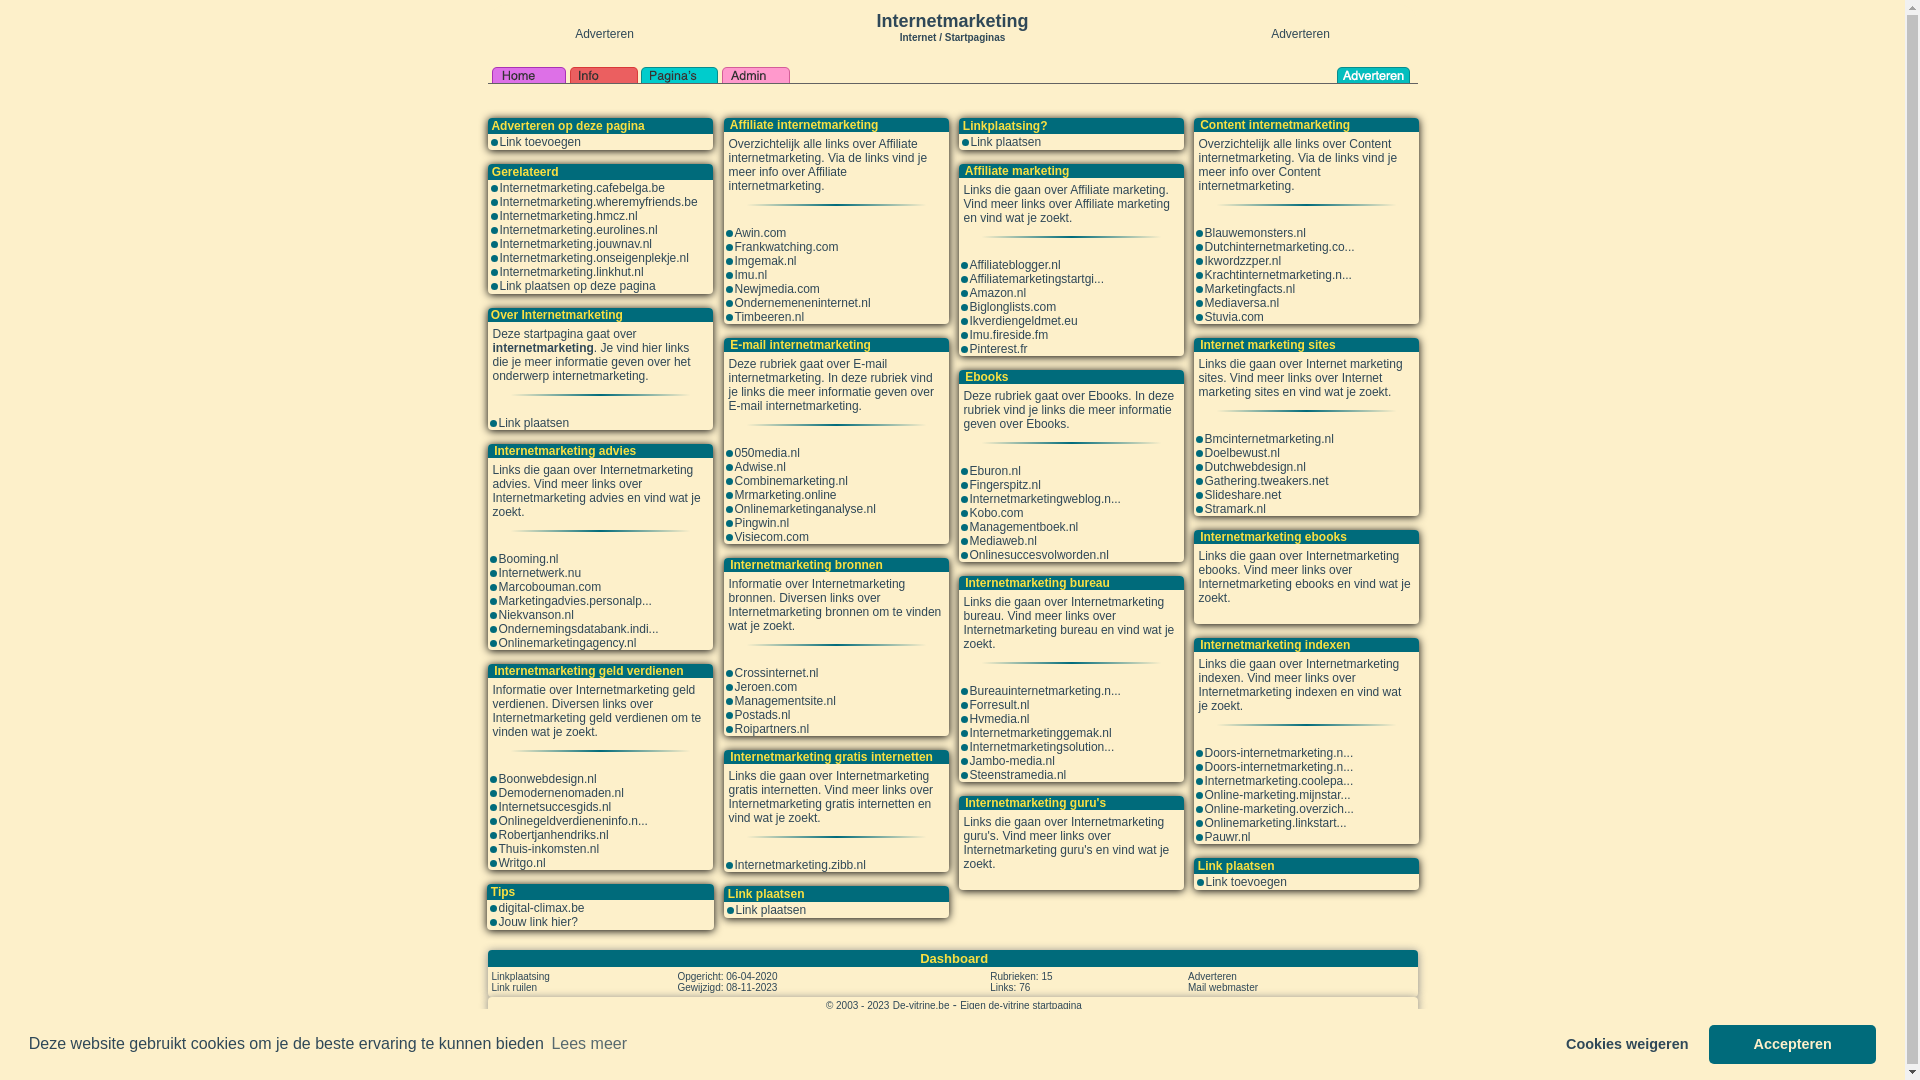 Image resolution: width=1920 pixels, height=1080 pixels. I want to click on 'Jouw link hier?', so click(537, 921).